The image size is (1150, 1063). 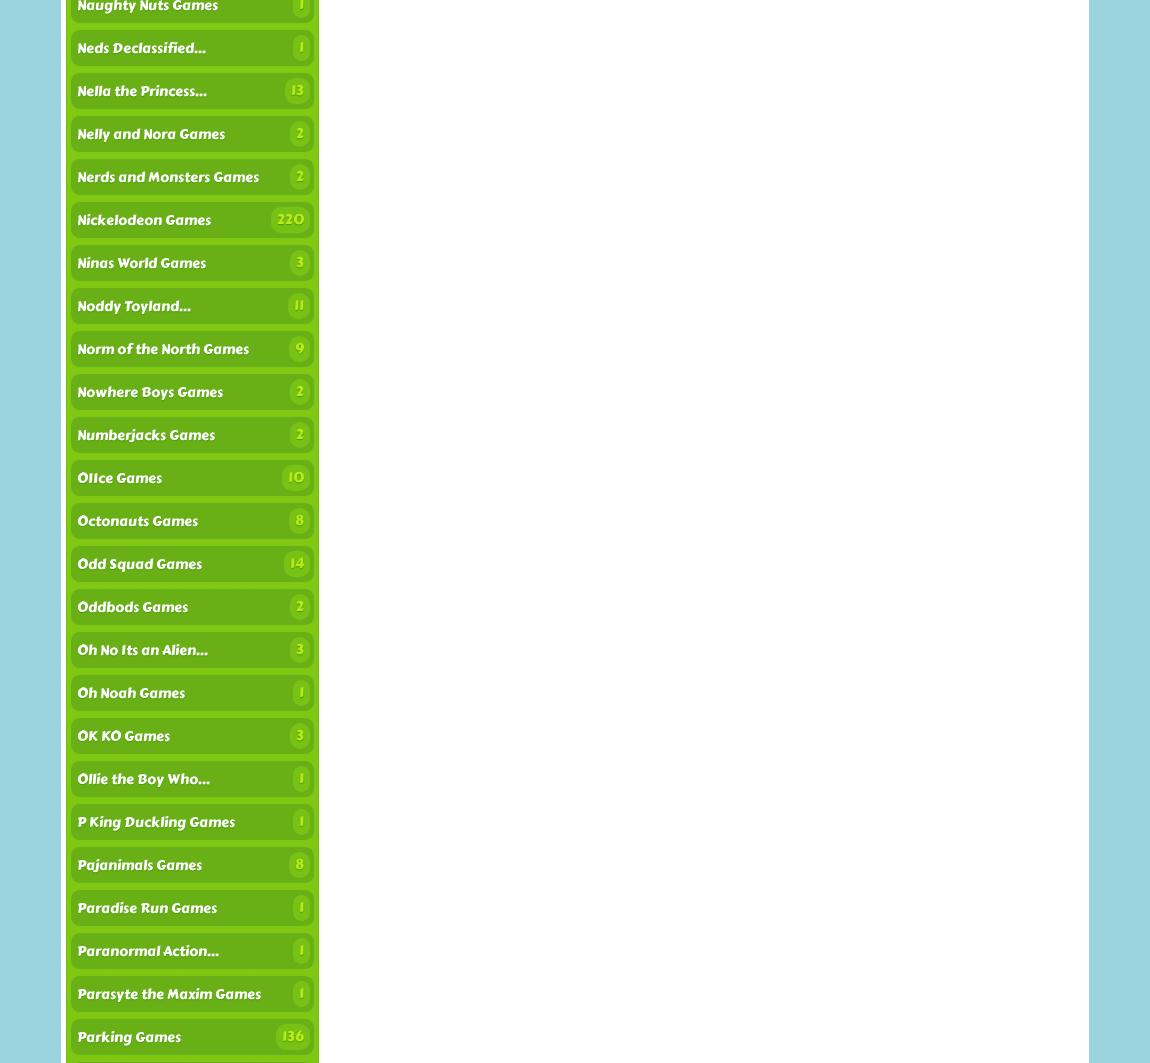 I want to click on 'Oh Noah Games', so click(x=129, y=692).